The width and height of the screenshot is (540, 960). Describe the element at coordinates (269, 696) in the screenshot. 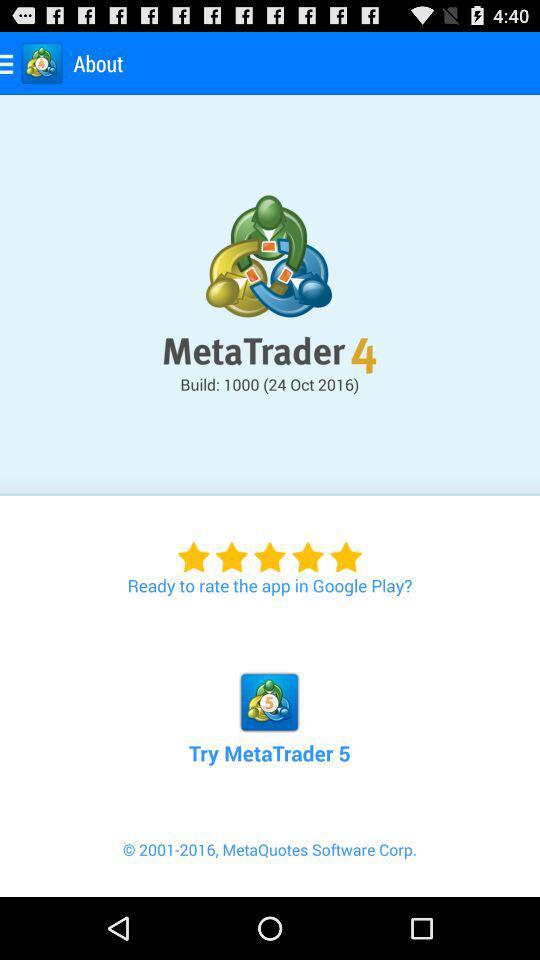

I see `try metatrader 5` at that location.